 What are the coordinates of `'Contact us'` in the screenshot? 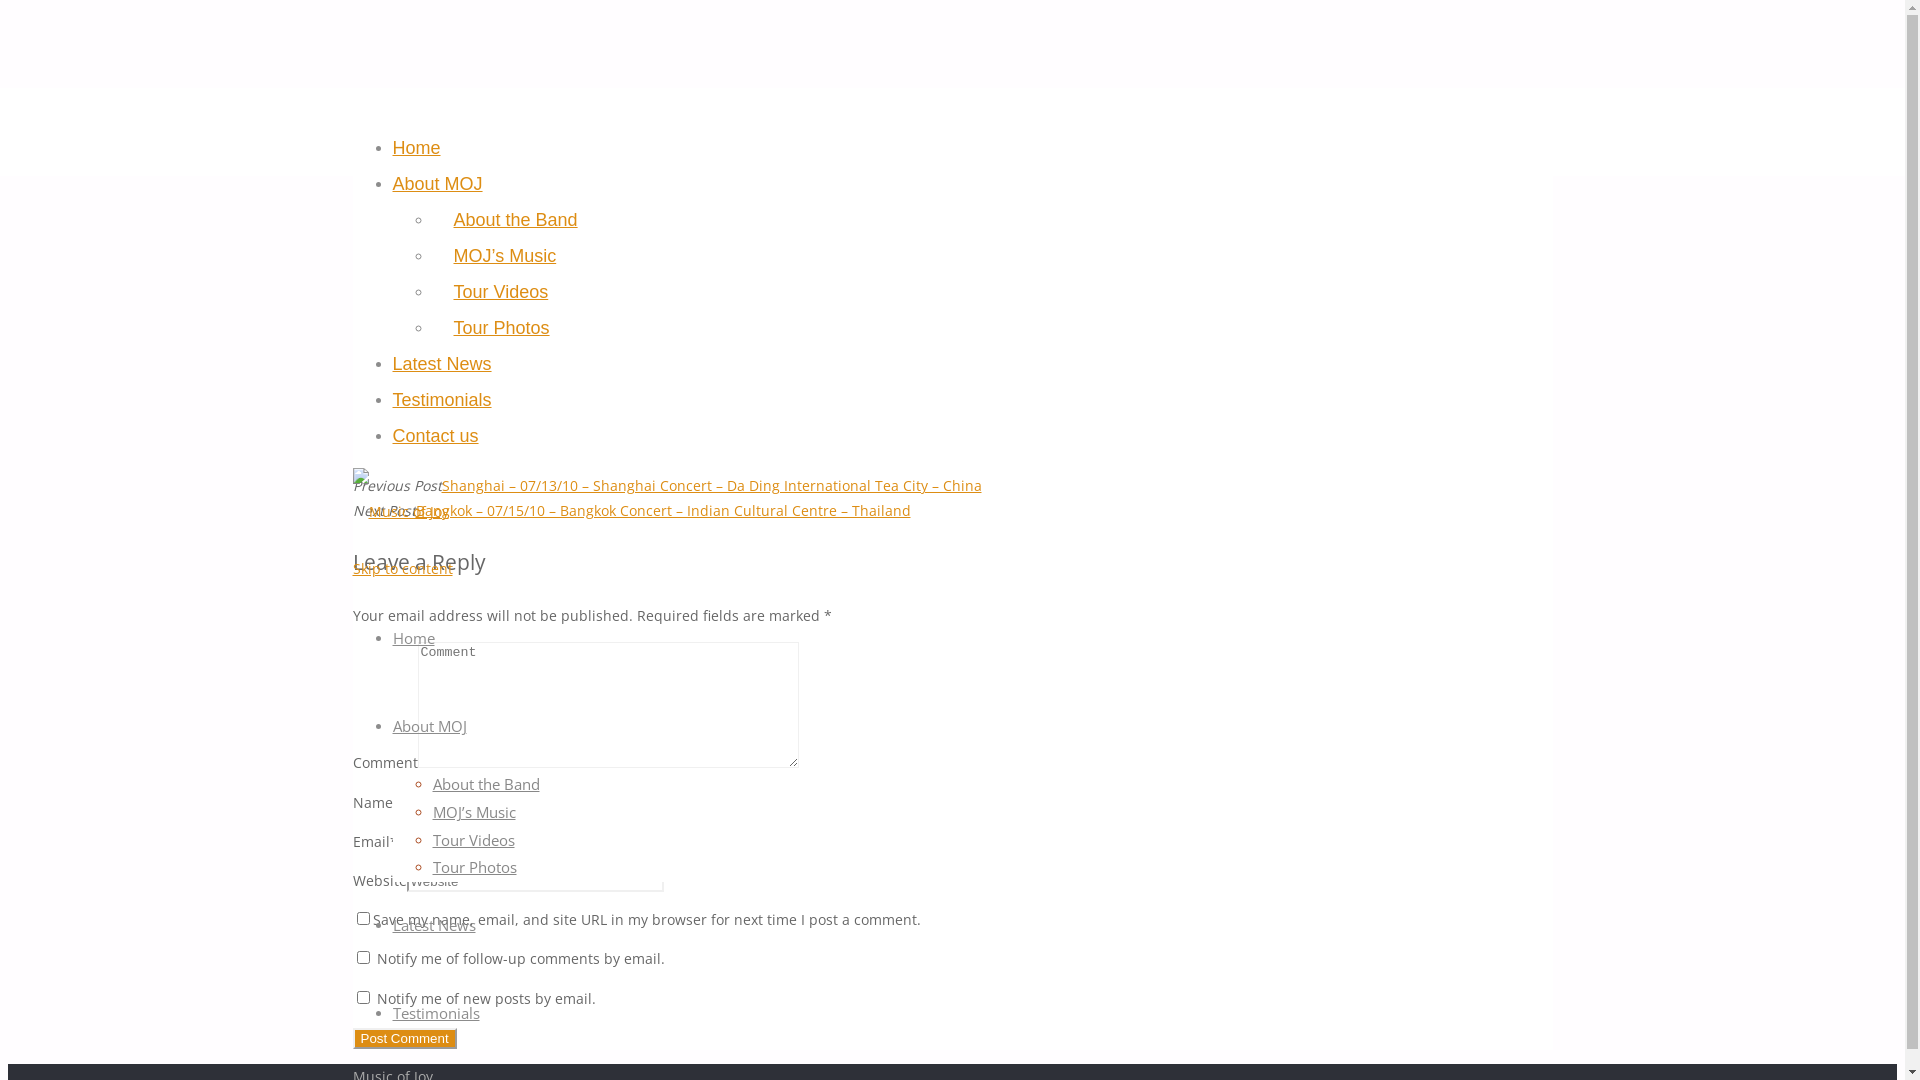 It's located at (434, 435).